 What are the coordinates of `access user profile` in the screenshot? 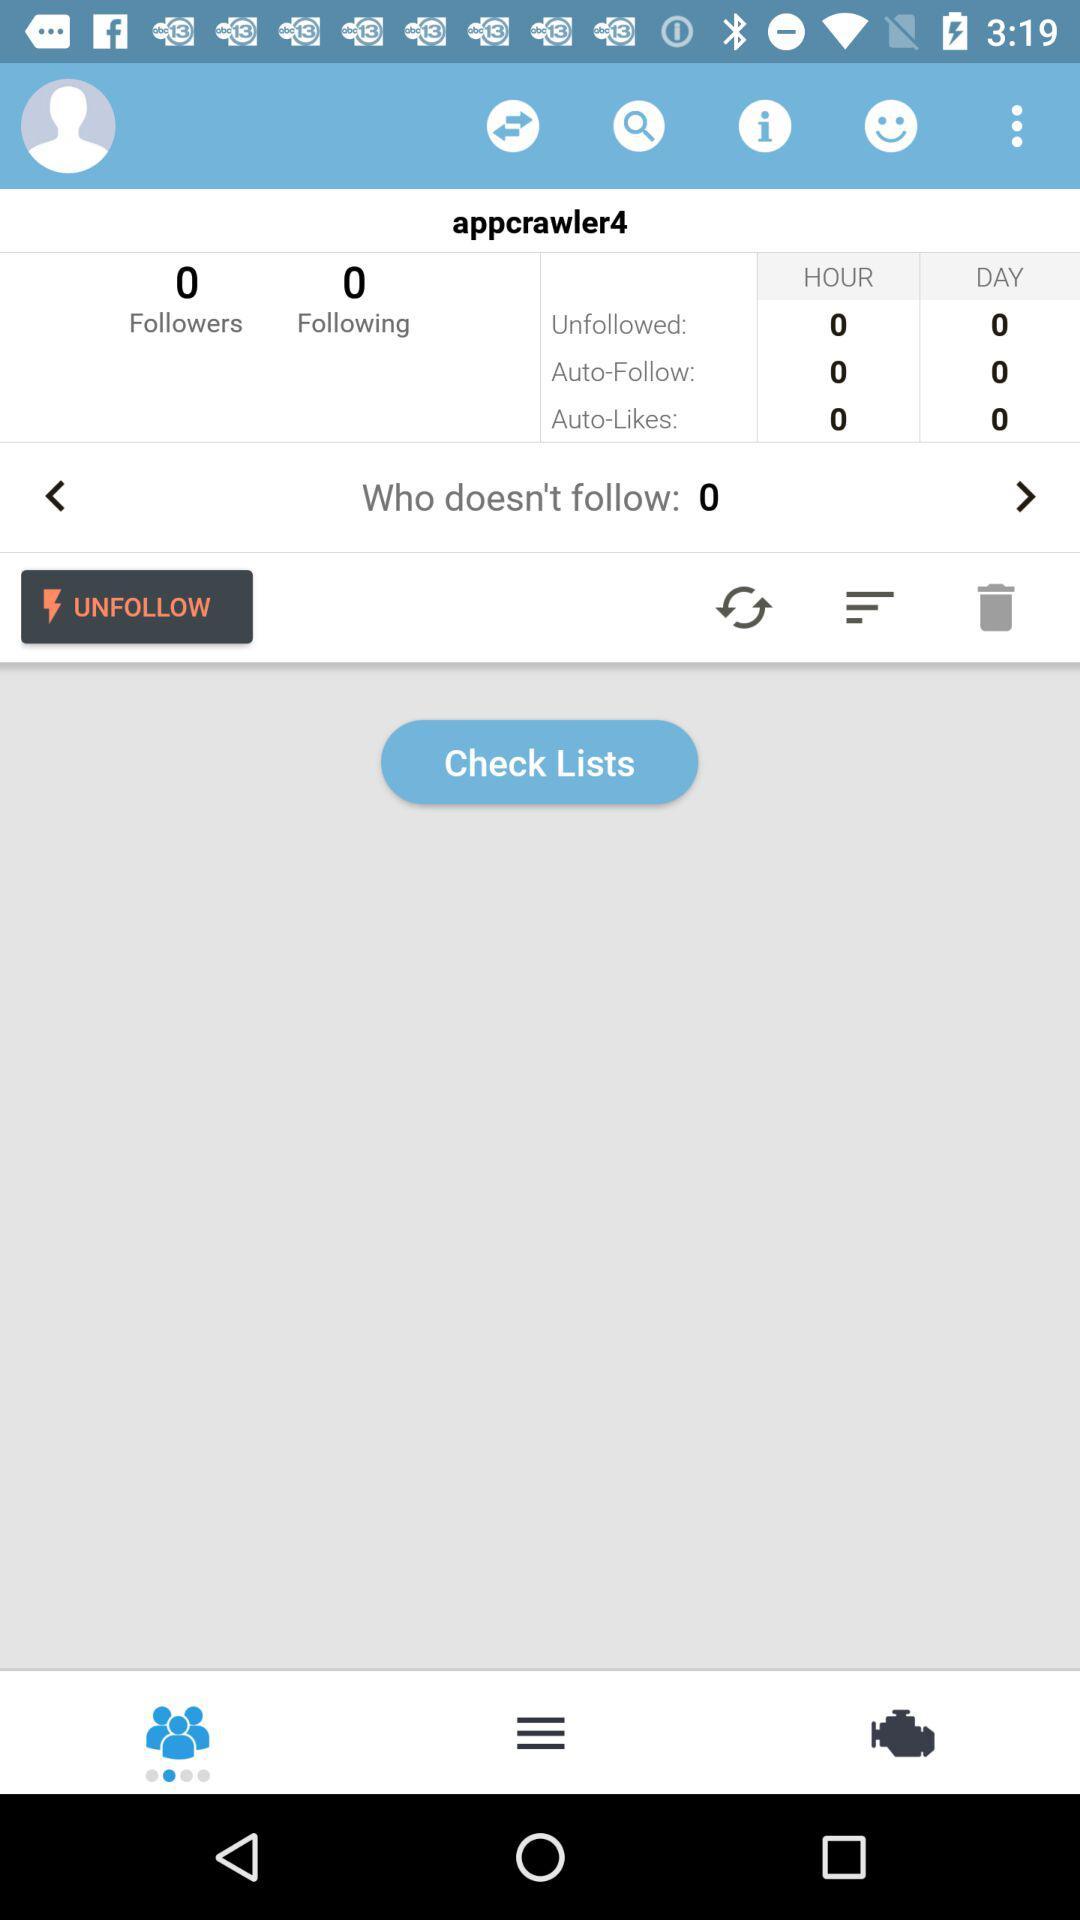 It's located at (67, 124).